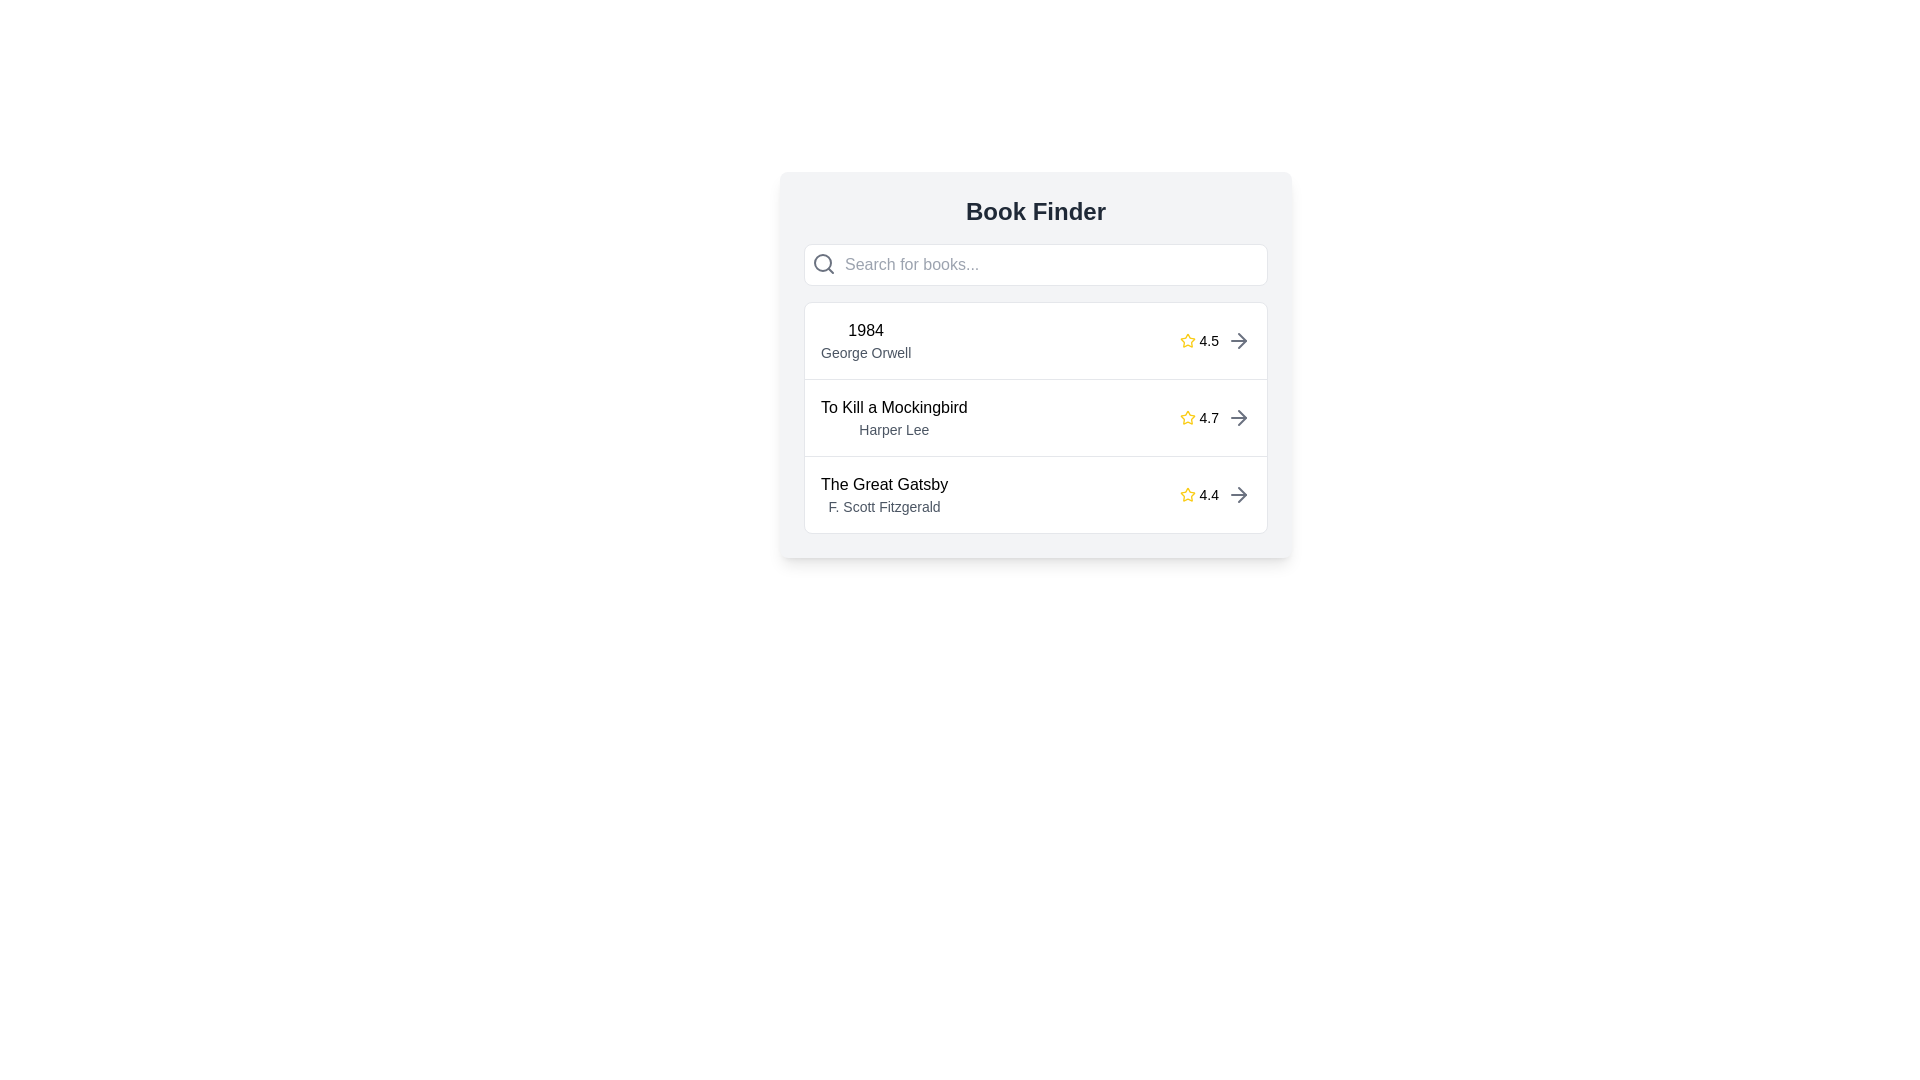 This screenshot has width=1920, height=1080. What do you see at coordinates (1187, 339) in the screenshot?
I see `the first star icon representing the rating for the book '1984' by George Orwell, located on the right side of its row` at bounding box center [1187, 339].